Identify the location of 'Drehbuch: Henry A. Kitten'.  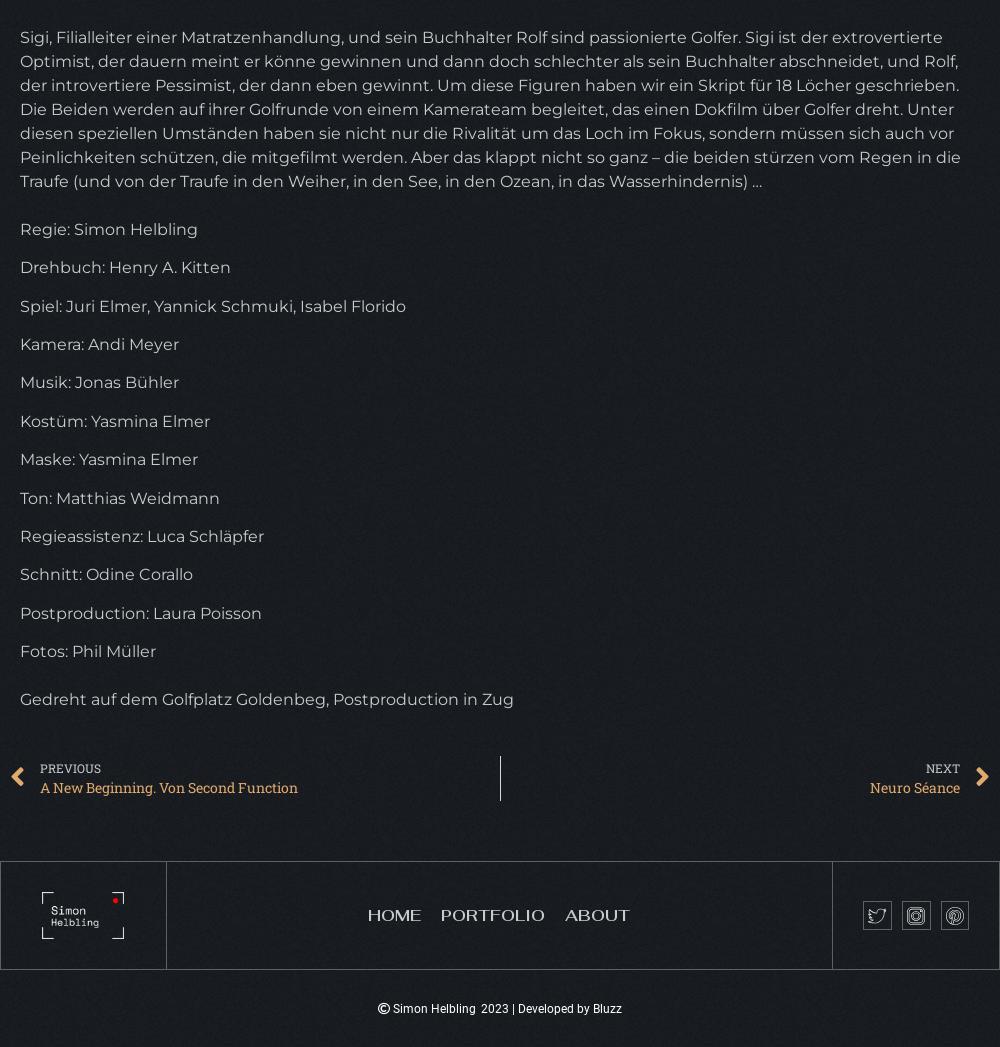
(125, 267).